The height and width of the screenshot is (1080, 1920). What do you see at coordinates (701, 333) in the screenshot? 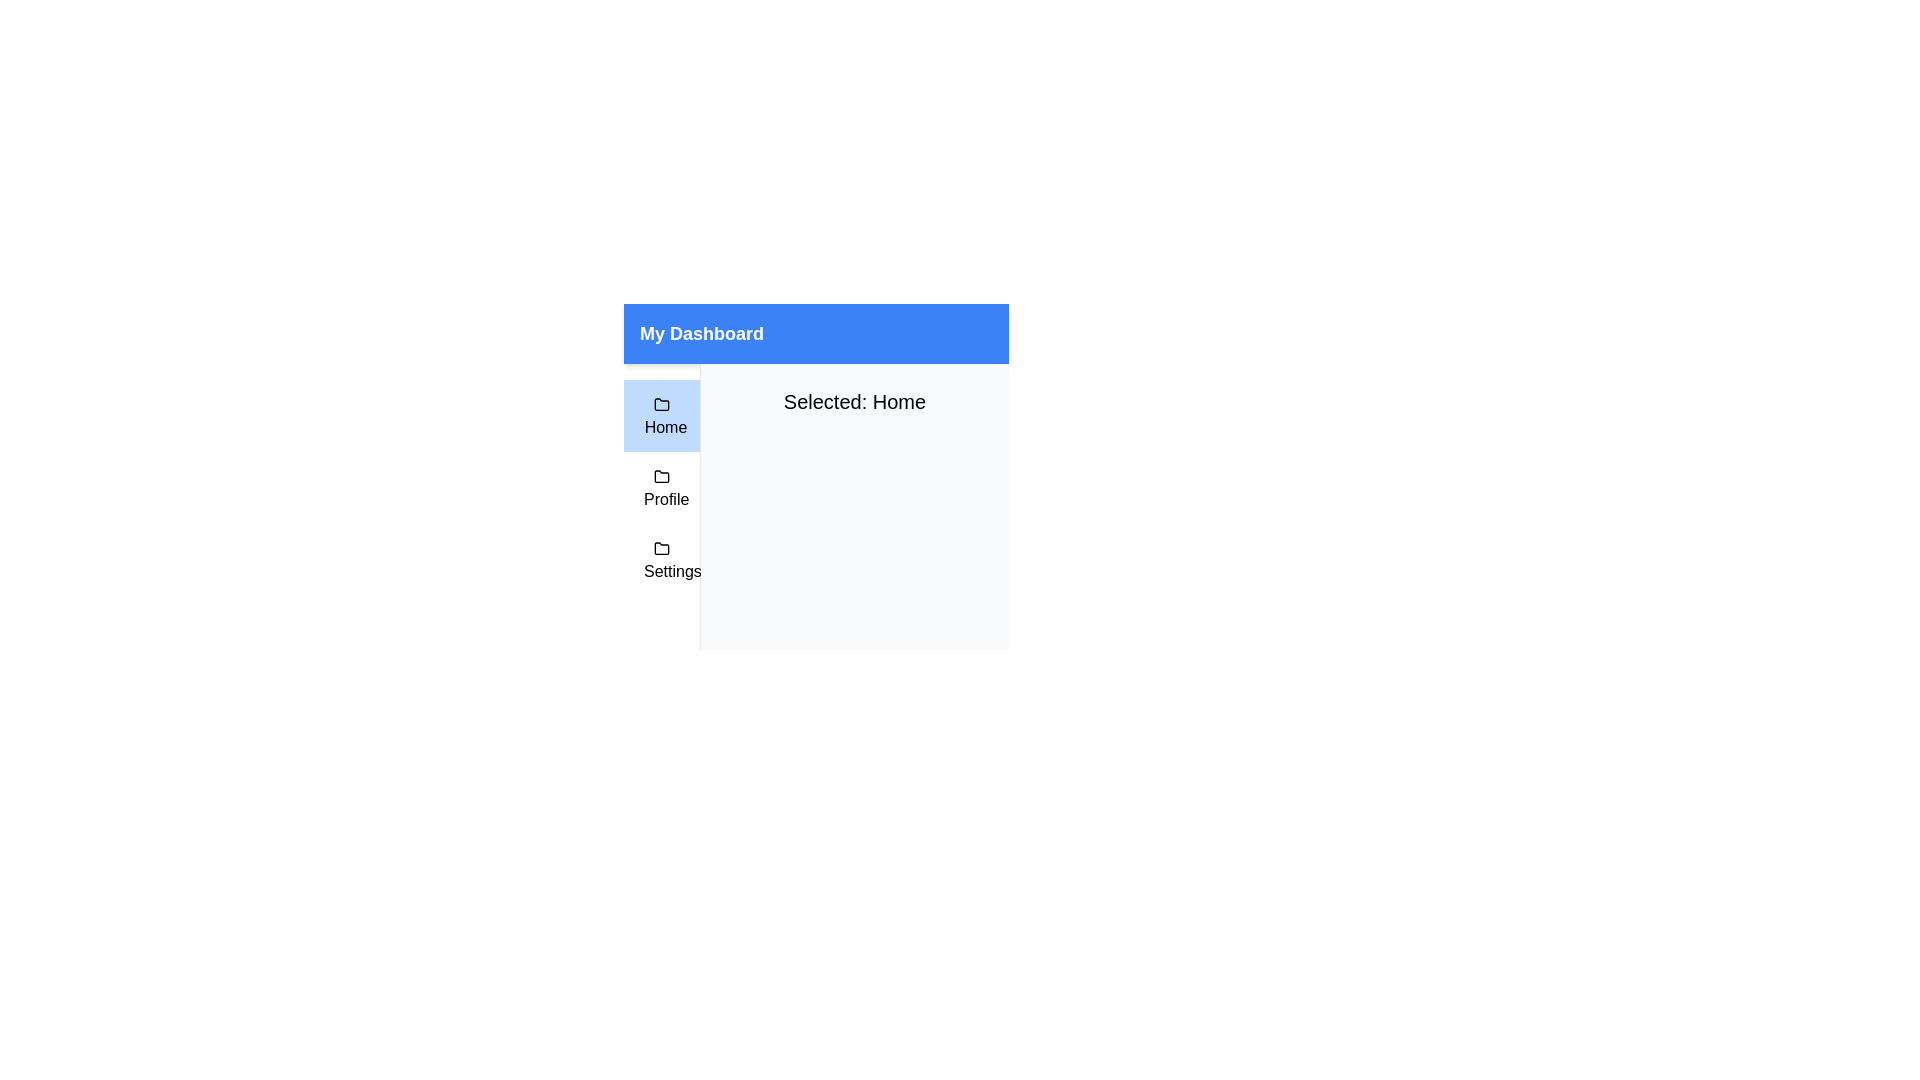
I see `the bold, large-text title 'My Dashboard' displayed in white on a blue background header, located at the top of the navigation area` at bounding box center [701, 333].